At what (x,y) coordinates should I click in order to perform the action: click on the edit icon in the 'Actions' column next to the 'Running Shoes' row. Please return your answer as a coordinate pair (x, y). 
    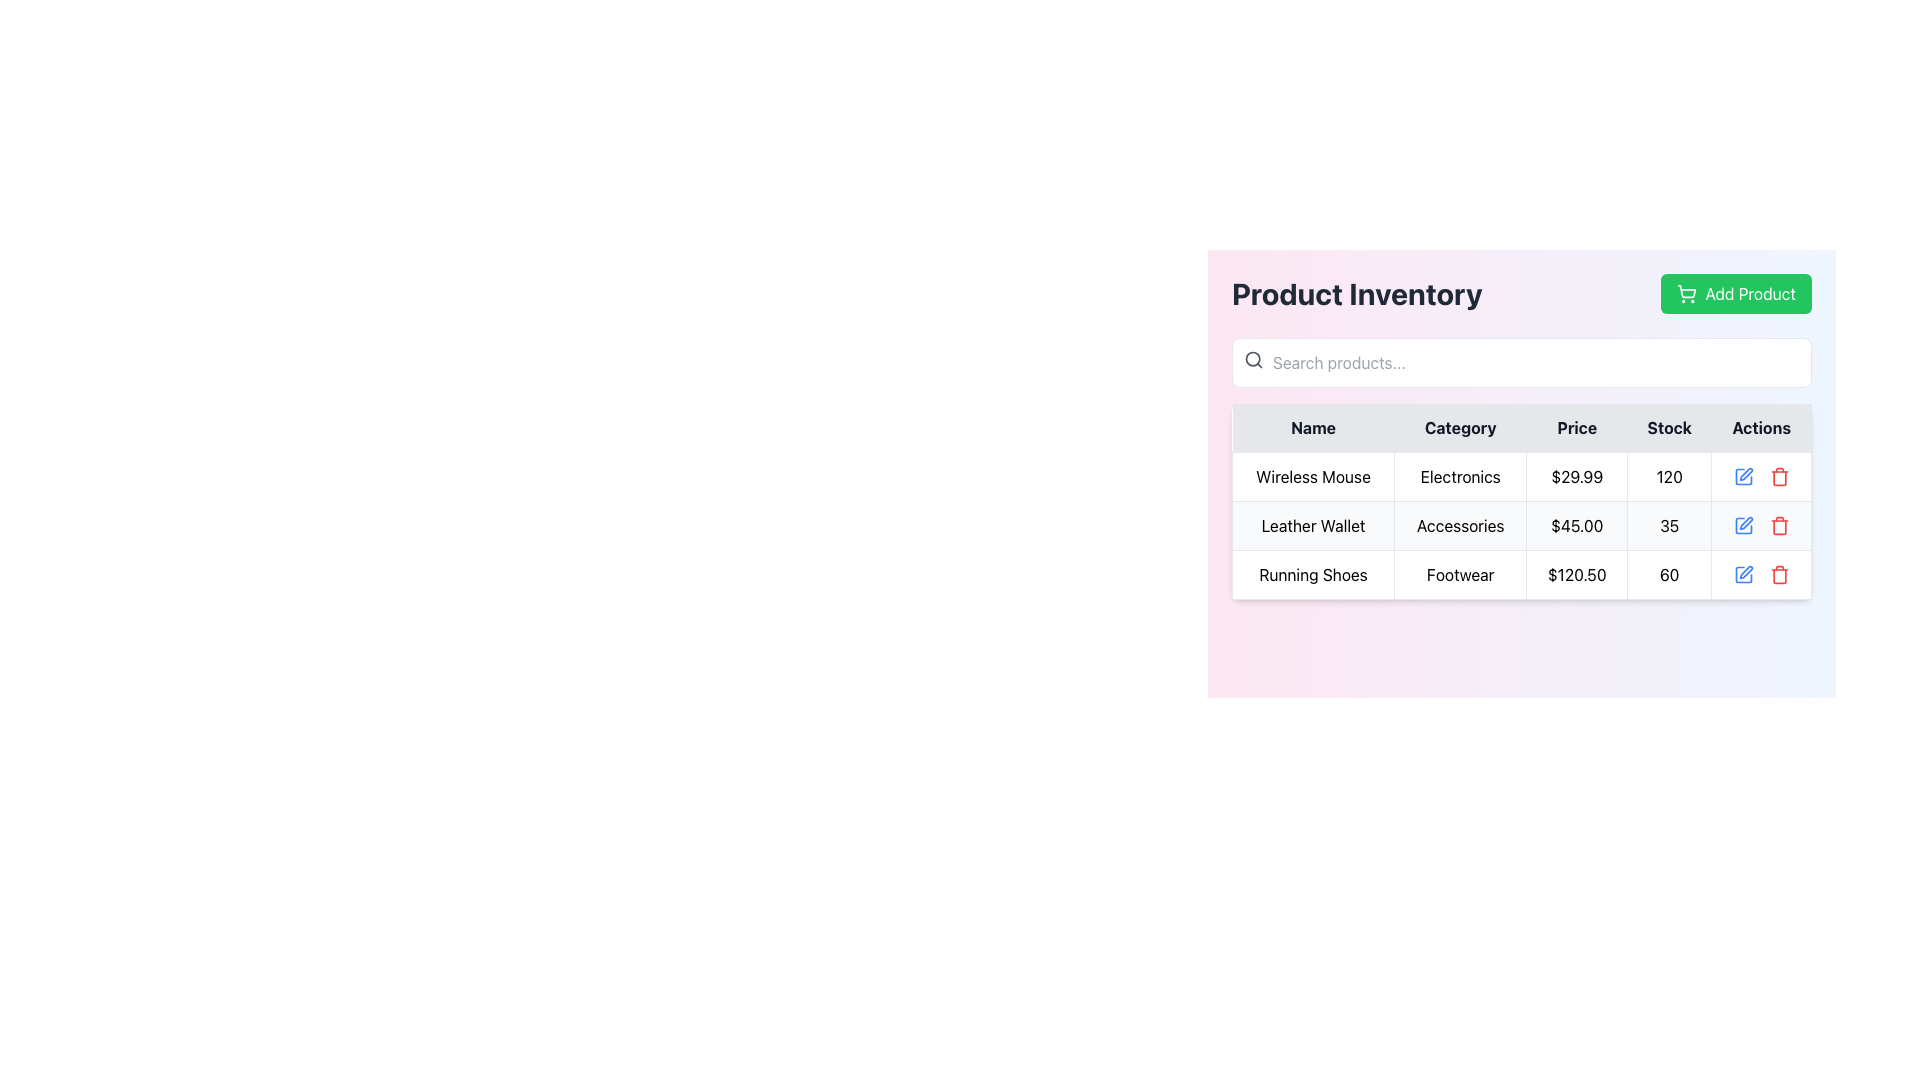
    Looking at the image, I should click on (1745, 572).